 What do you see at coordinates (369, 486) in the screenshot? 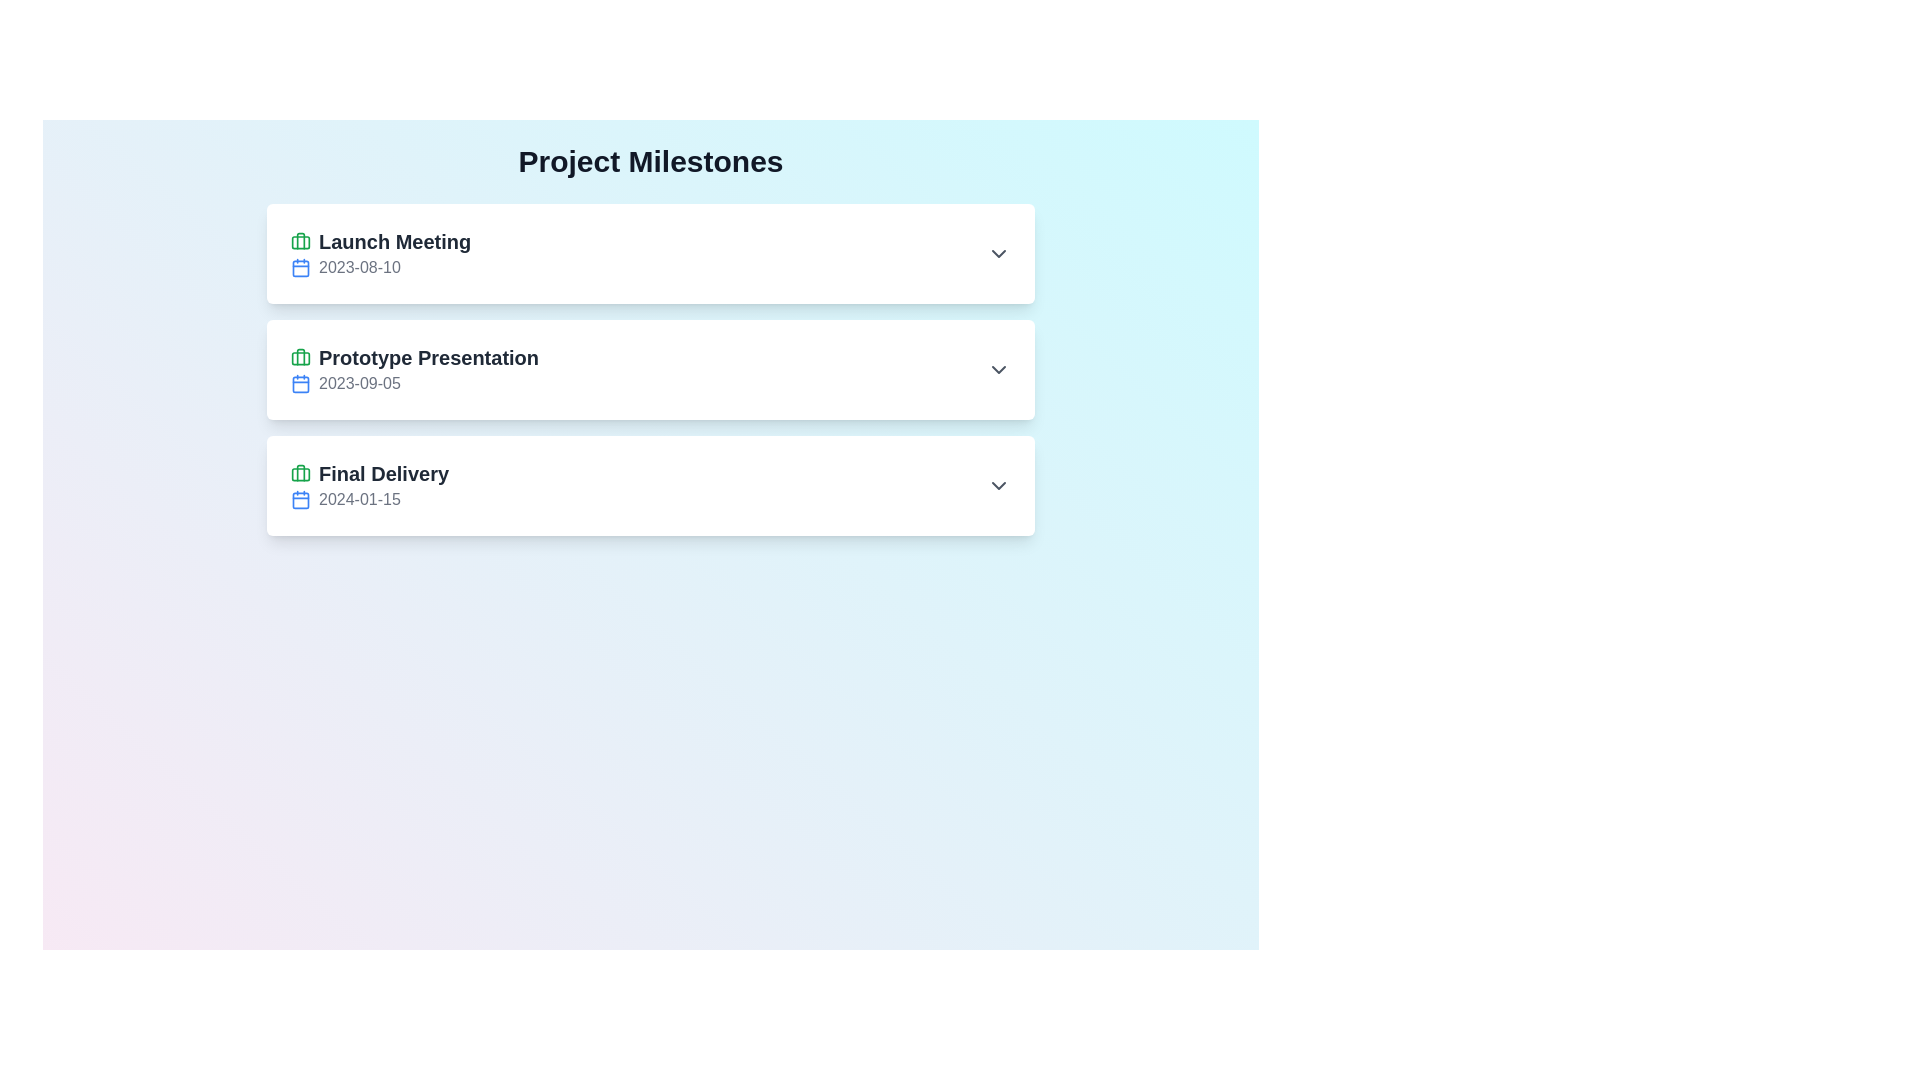
I see `text on the third Information card in the project timeline, which provides details about the final milestone including its title and date` at bounding box center [369, 486].